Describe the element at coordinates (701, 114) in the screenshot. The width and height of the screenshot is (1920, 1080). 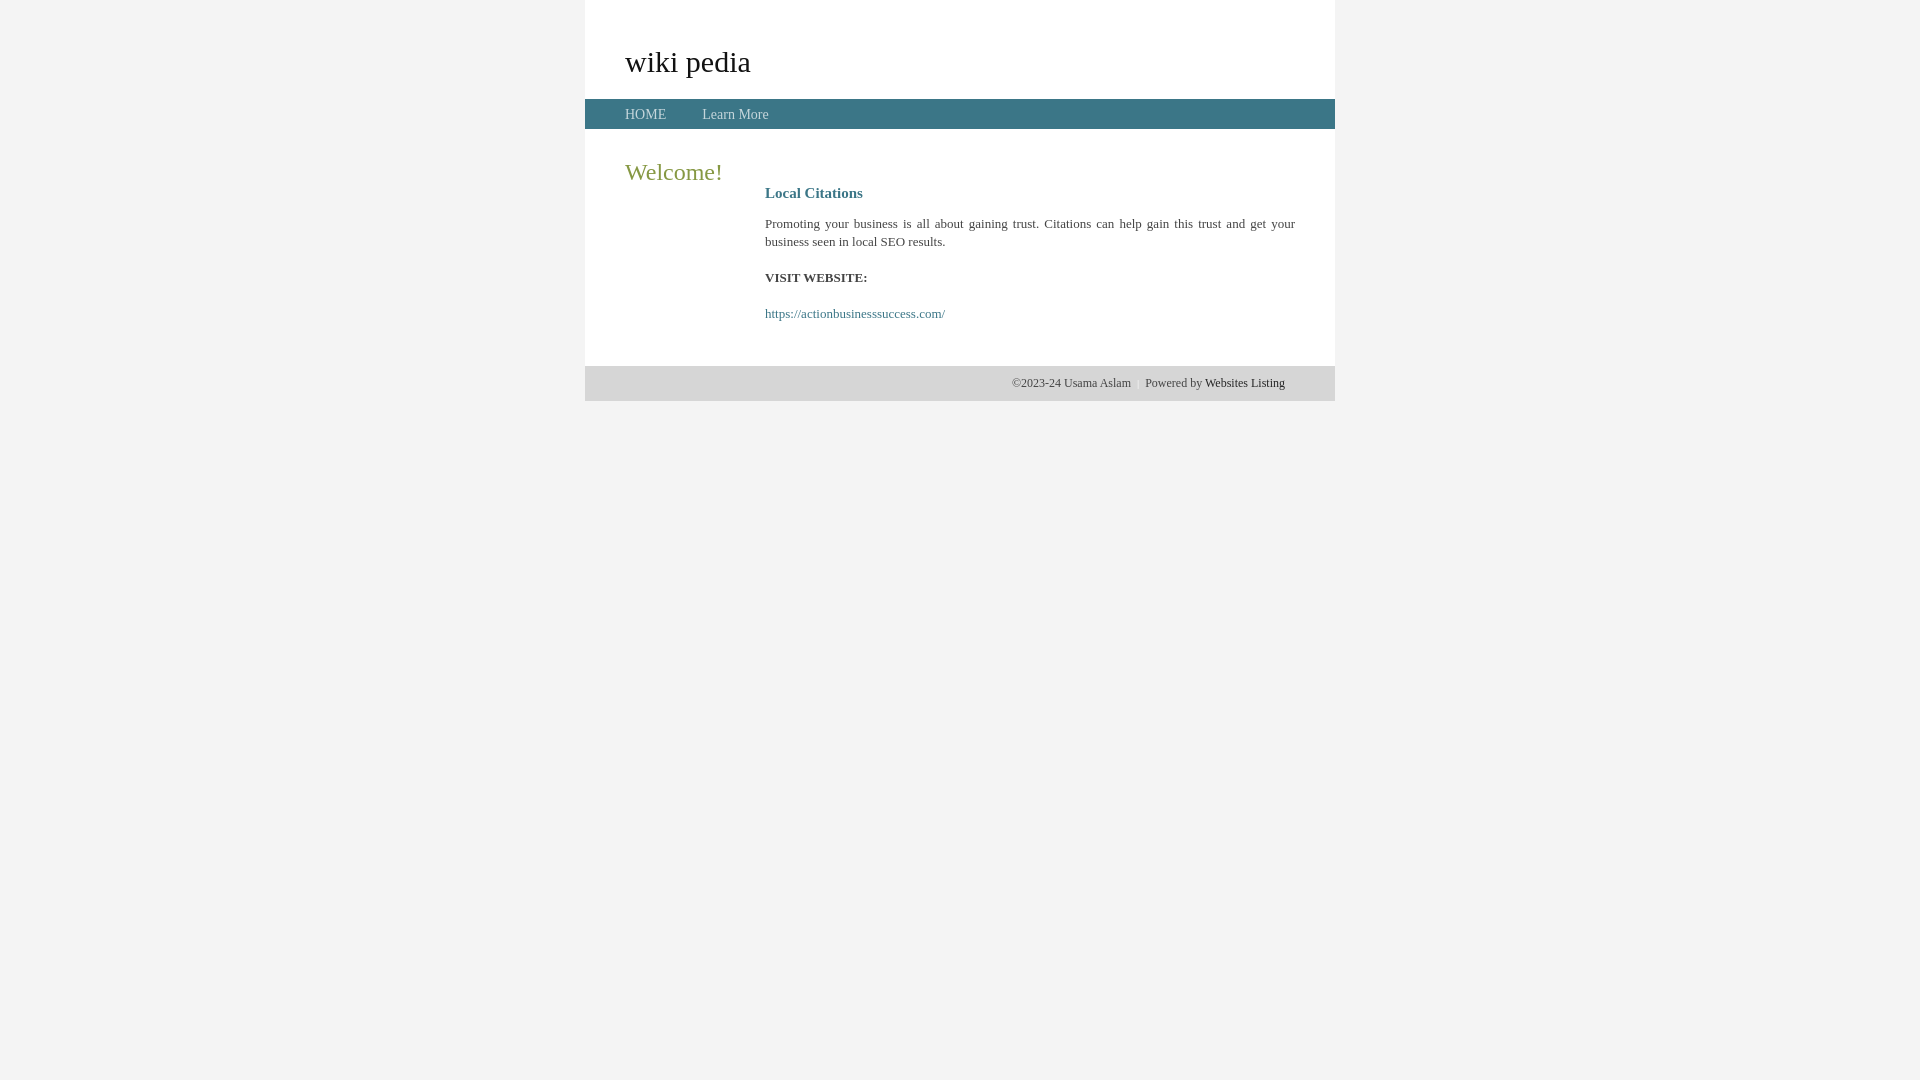
I see `'Learn More'` at that location.